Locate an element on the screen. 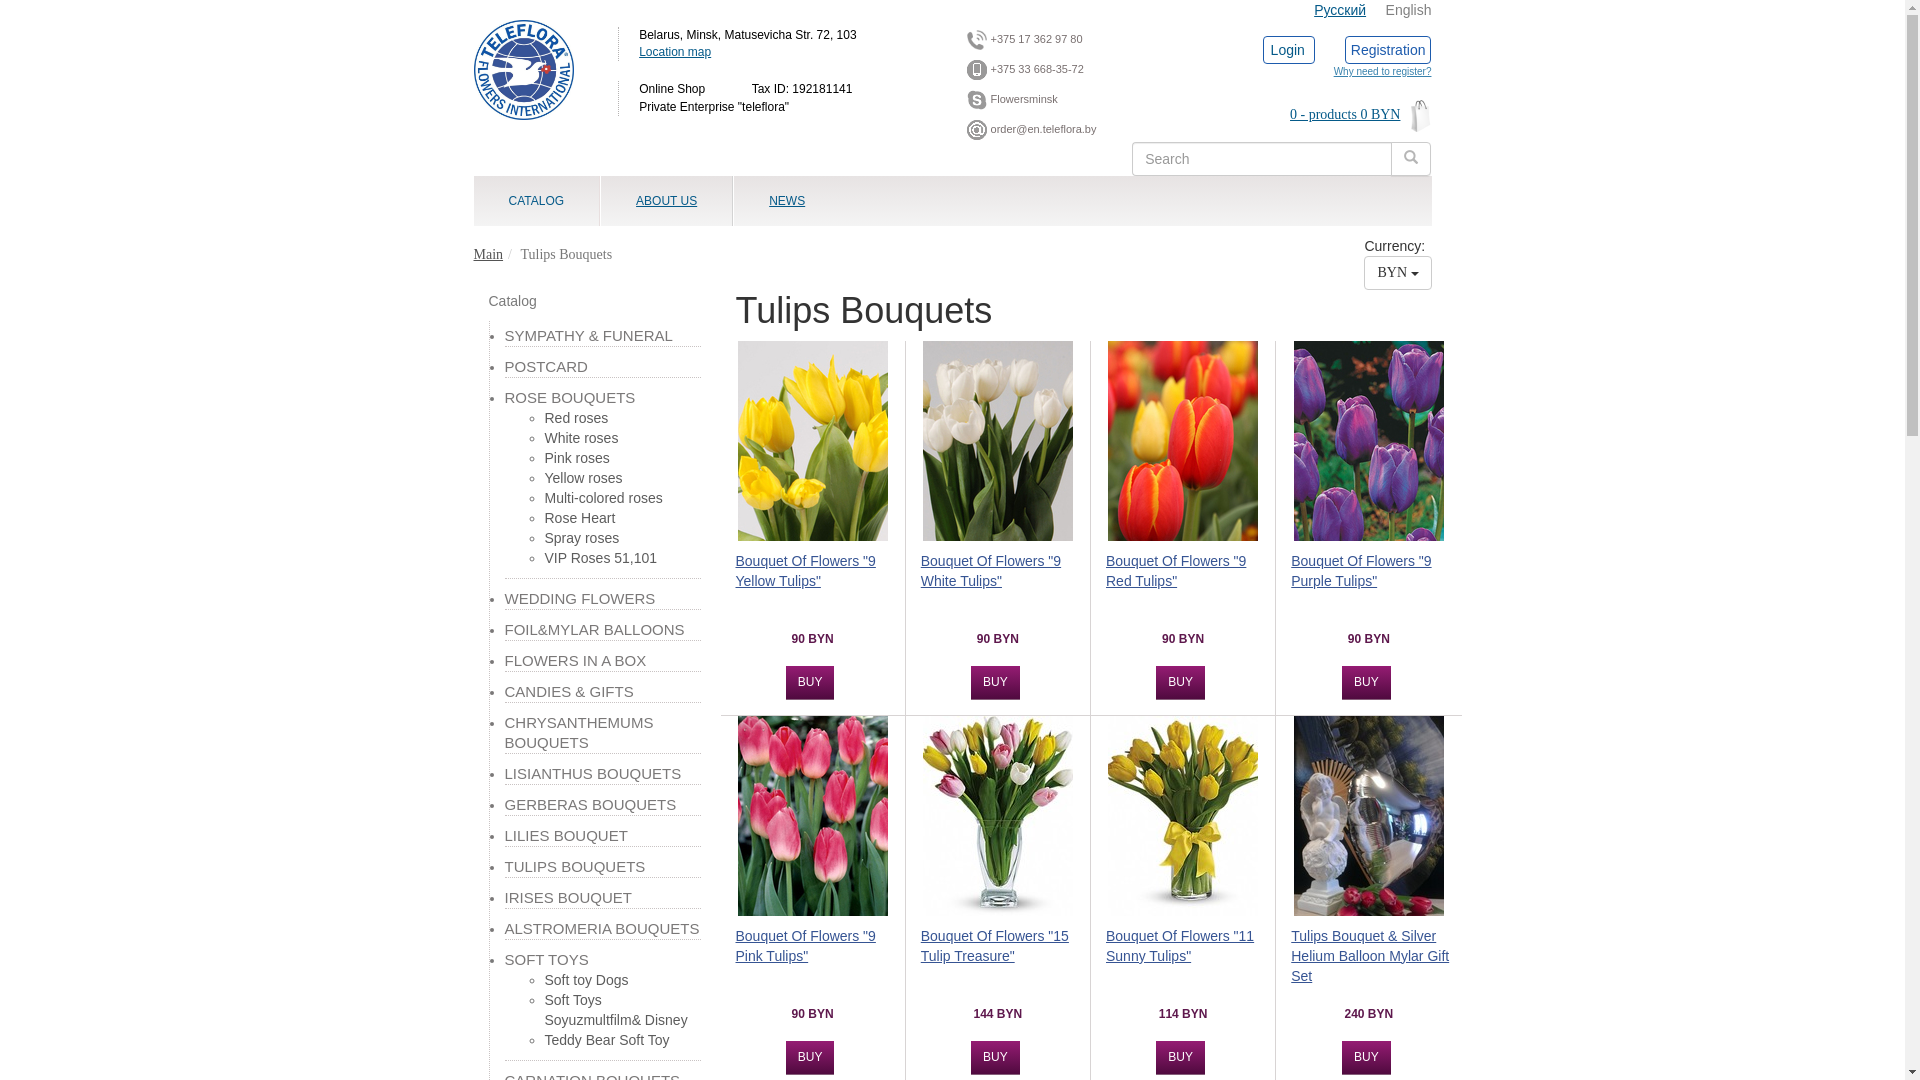  'Login' is located at coordinates (1286, 49).